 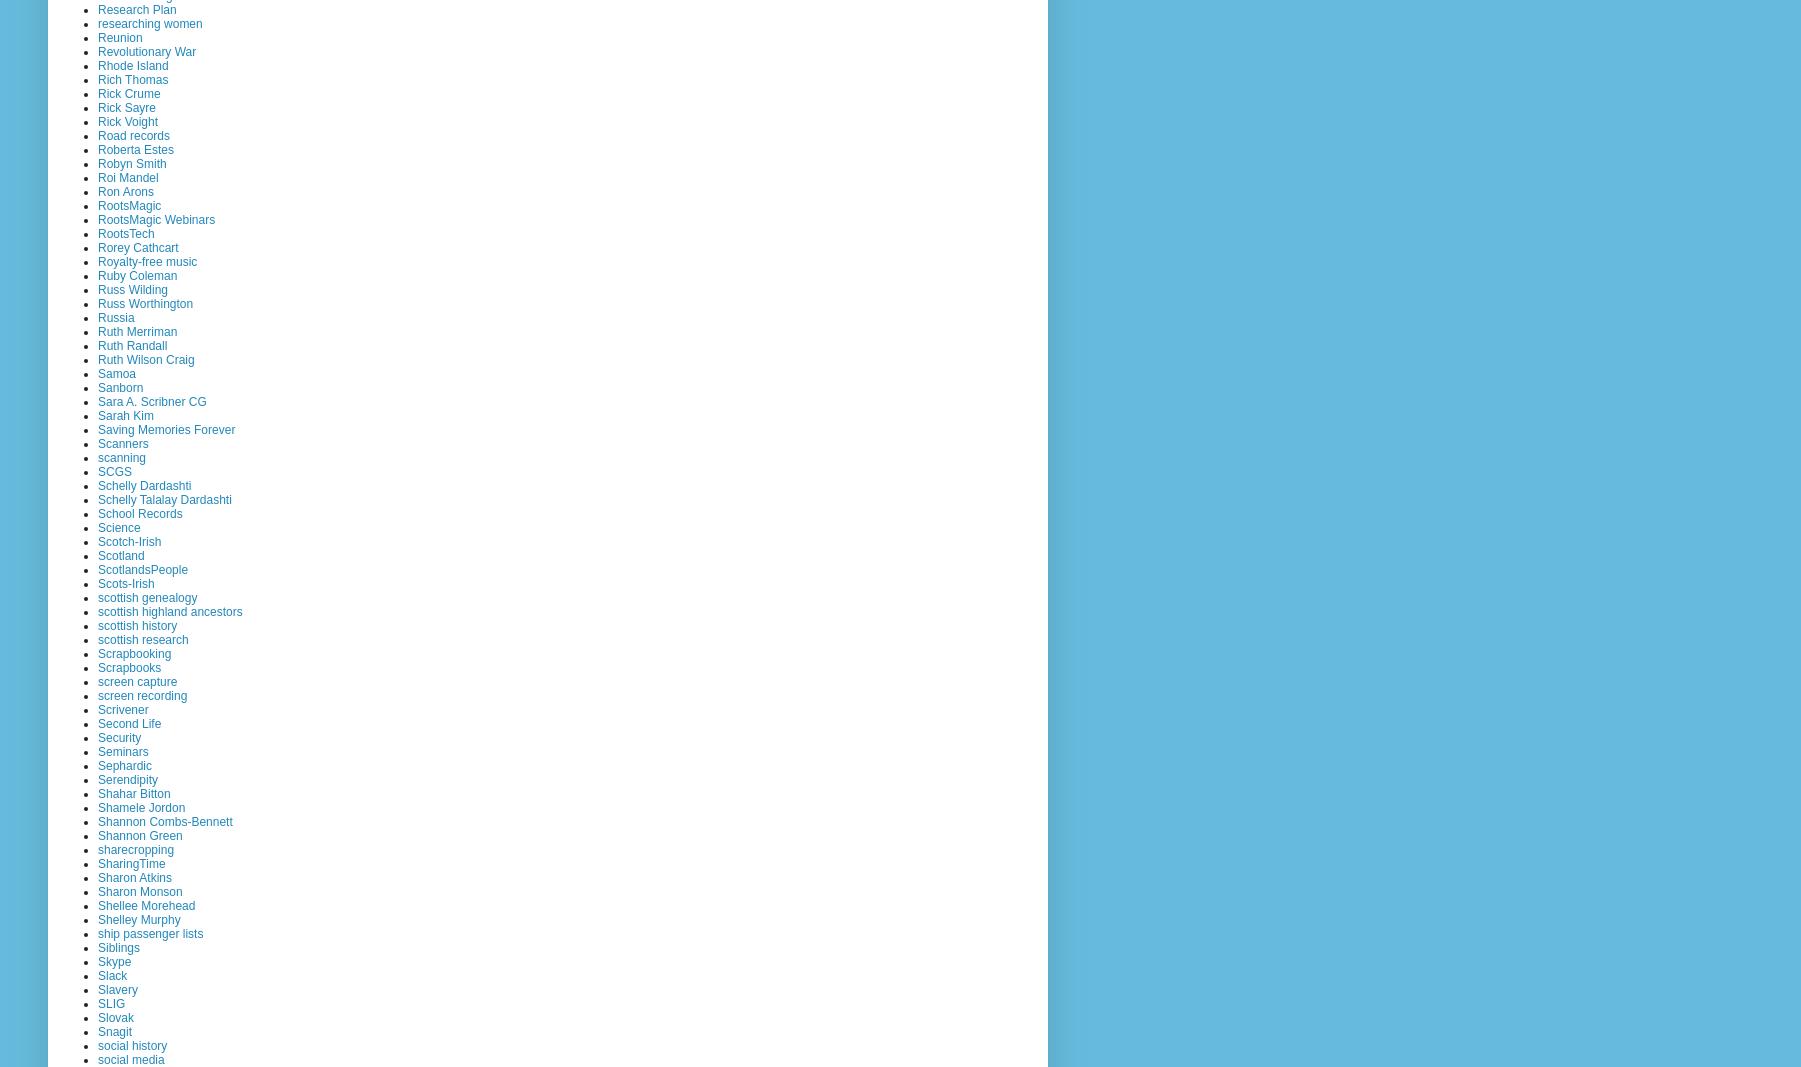 I want to click on 'Science', so click(x=119, y=525).